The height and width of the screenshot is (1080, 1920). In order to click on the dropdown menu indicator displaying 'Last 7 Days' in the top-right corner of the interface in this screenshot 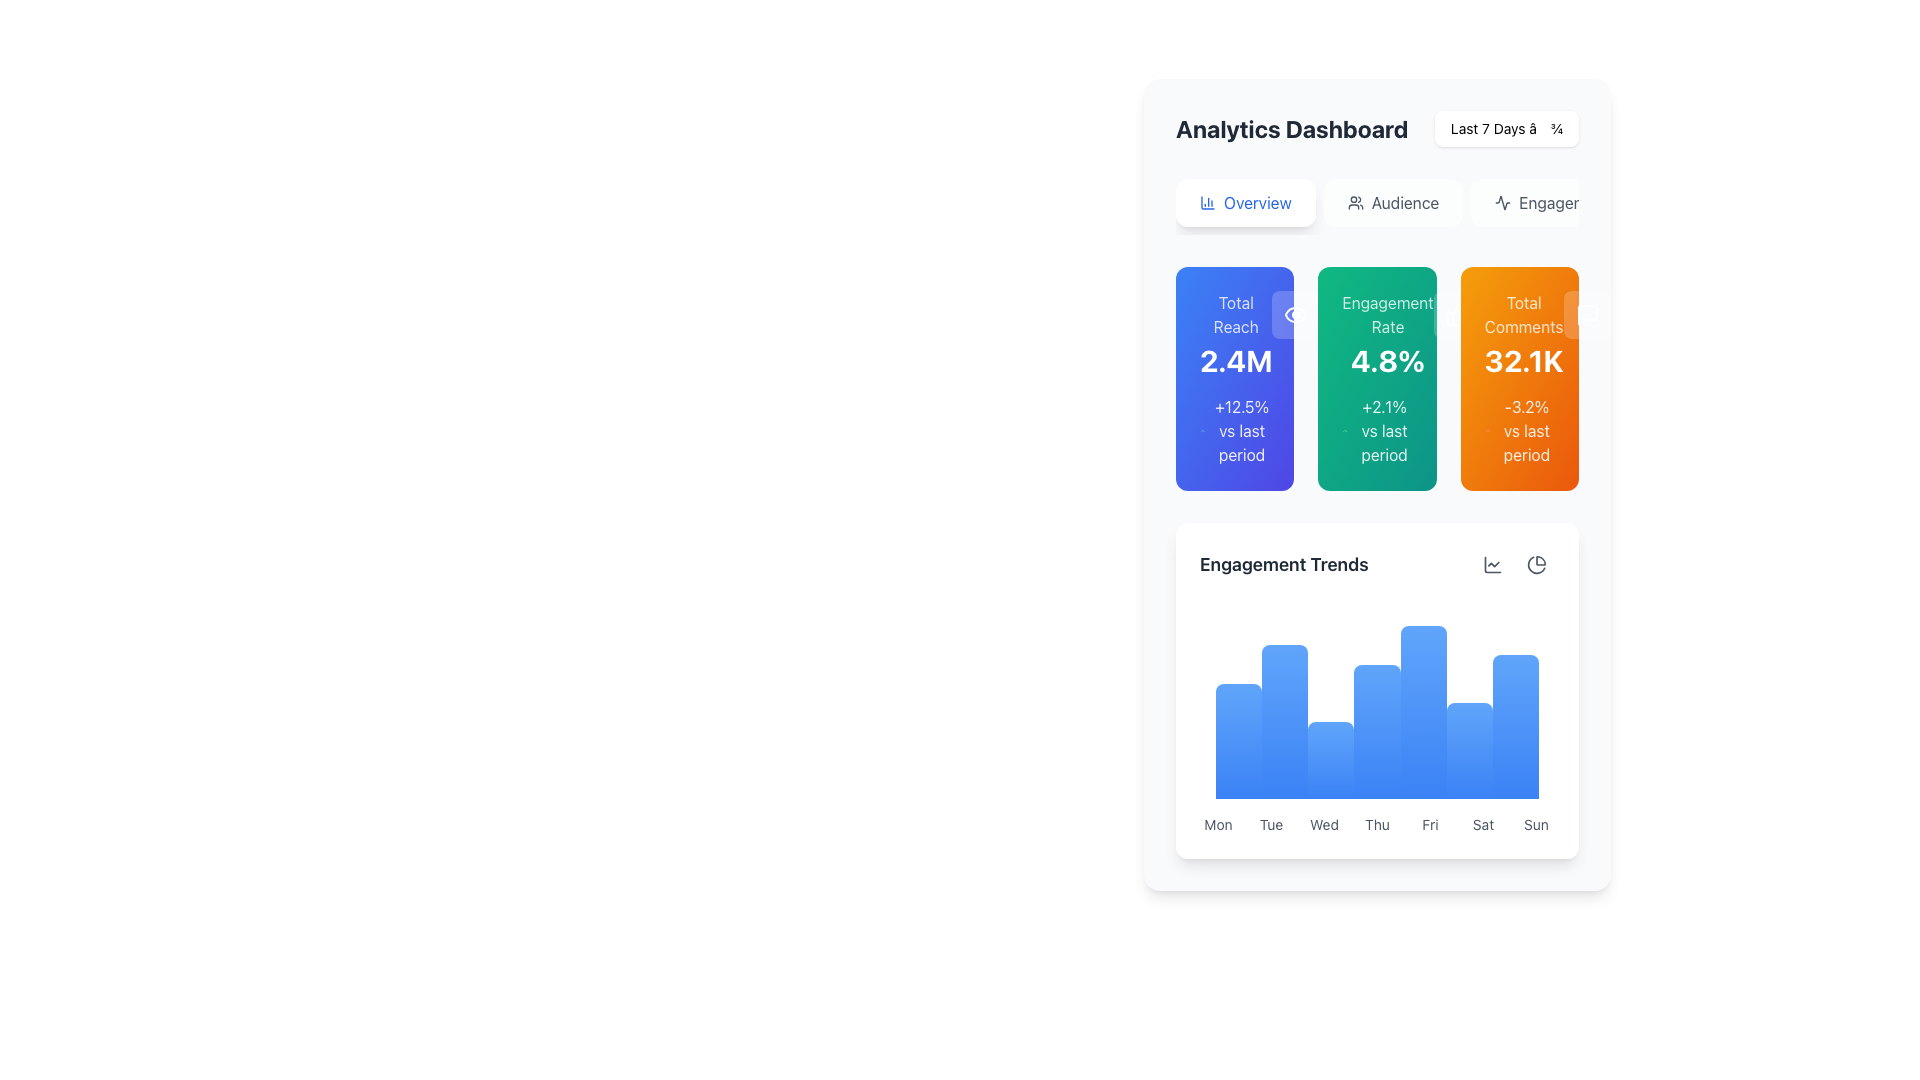, I will do `click(1507, 128)`.